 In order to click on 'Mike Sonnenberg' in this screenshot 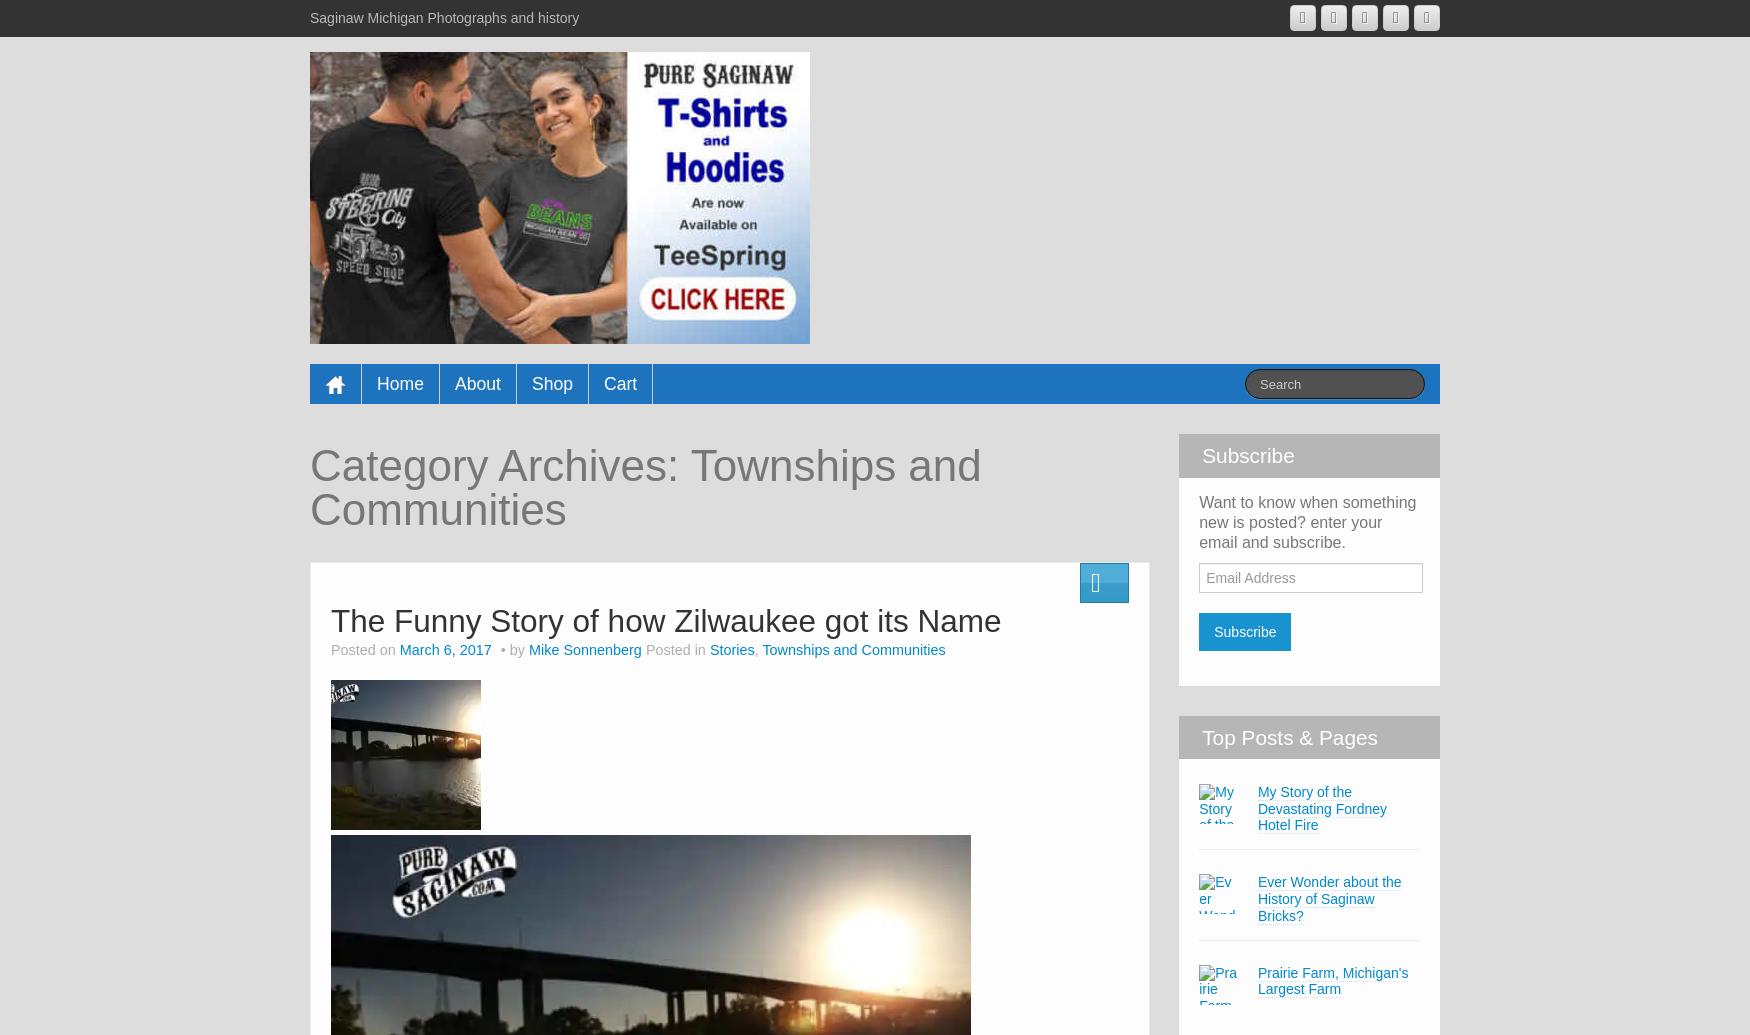, I will do `click(585, 648)`.